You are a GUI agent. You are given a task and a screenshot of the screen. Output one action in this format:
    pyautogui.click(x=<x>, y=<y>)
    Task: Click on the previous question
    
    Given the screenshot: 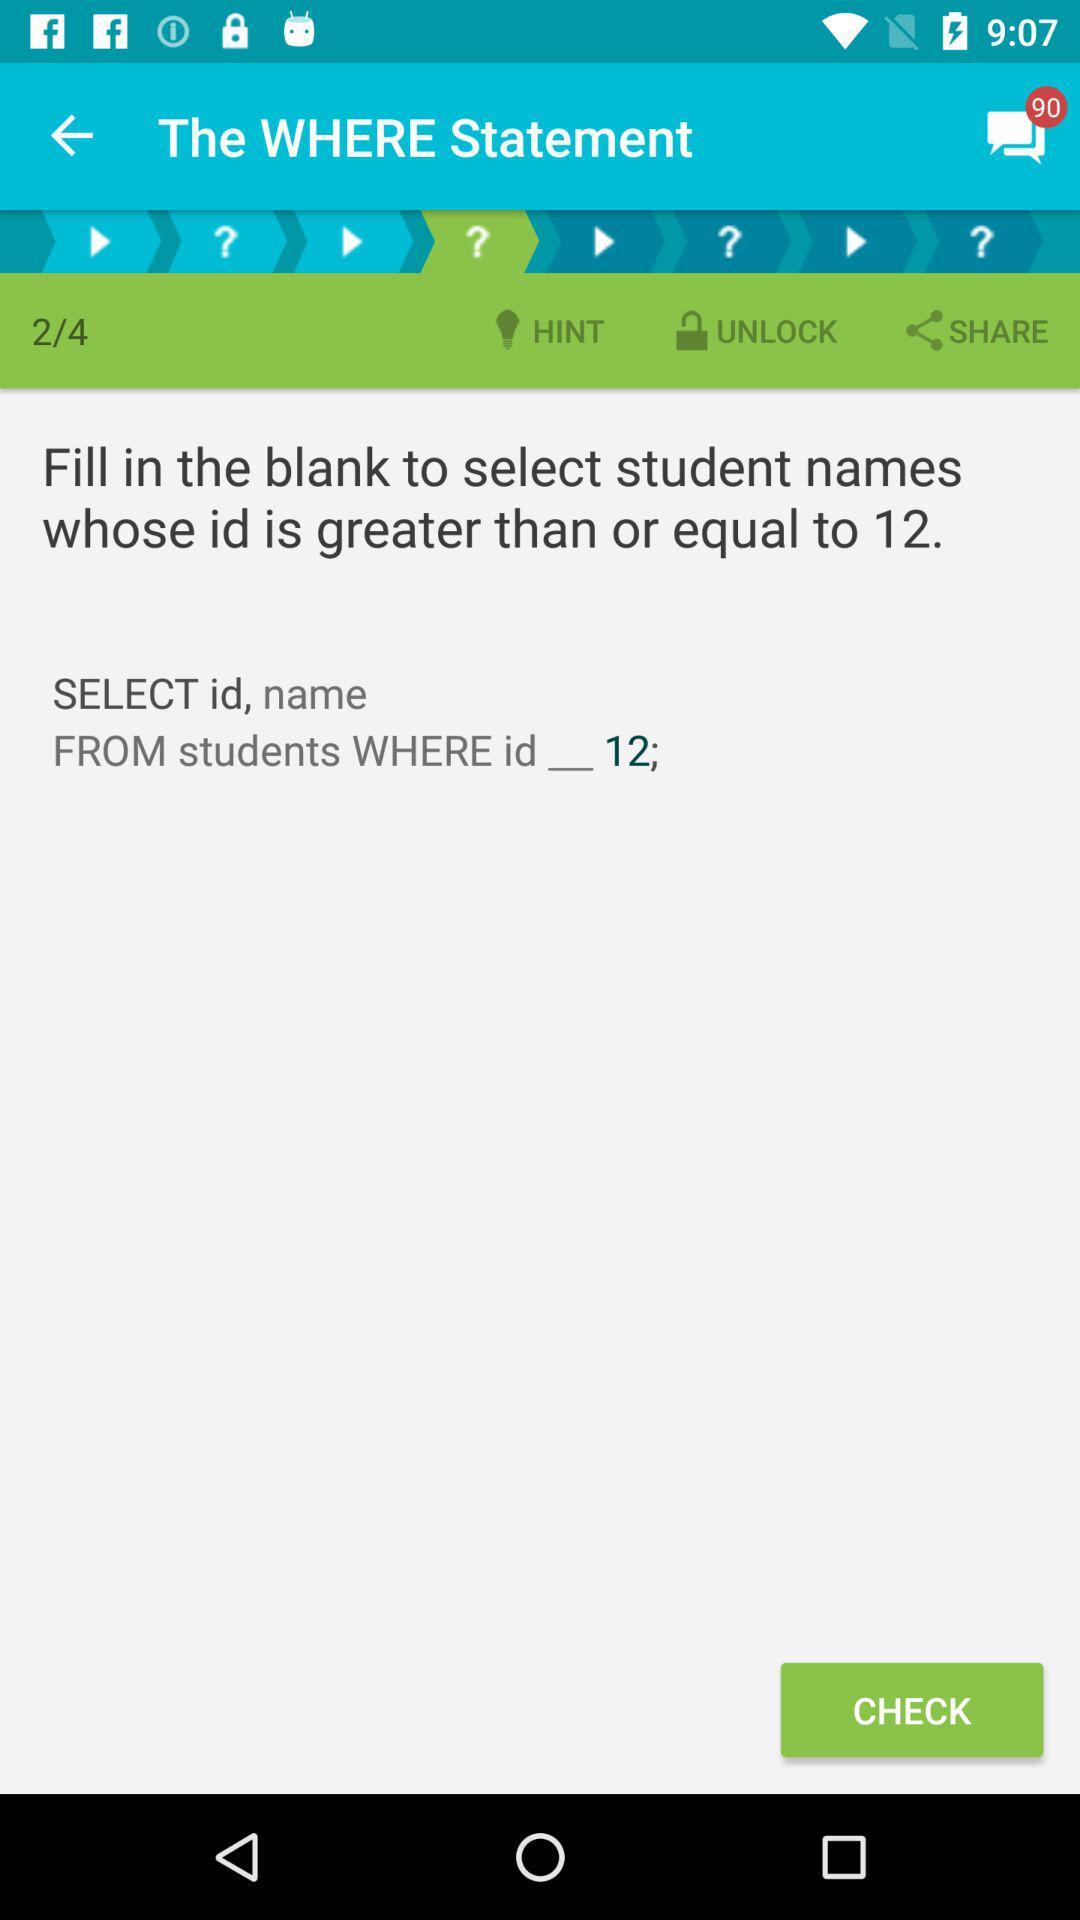 What is the action you would take?
    pyautogui.click(x=224, y=240)
    